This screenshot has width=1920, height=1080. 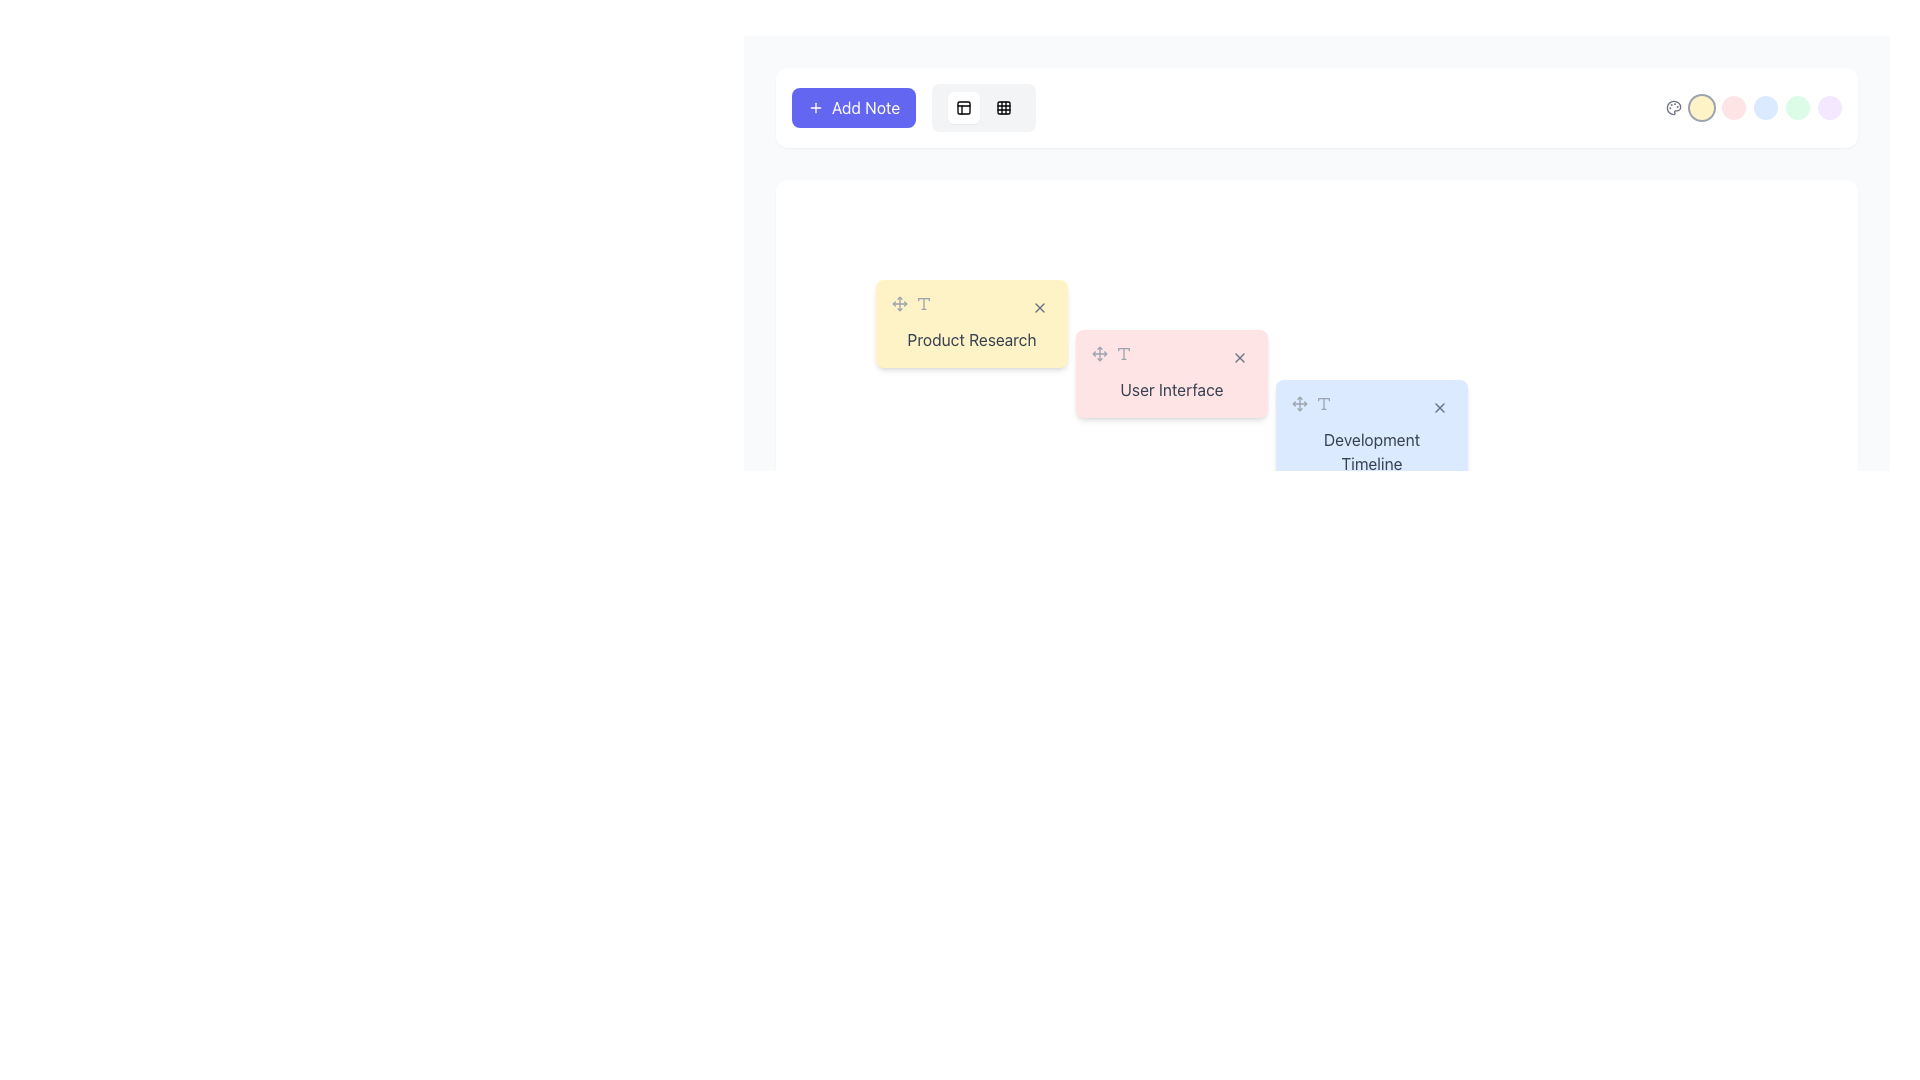 I want to click on the SVG icon representing addition, which is located inside the 'Add Note' button at the top-left corner of the interface, so click(x=816, y=108).